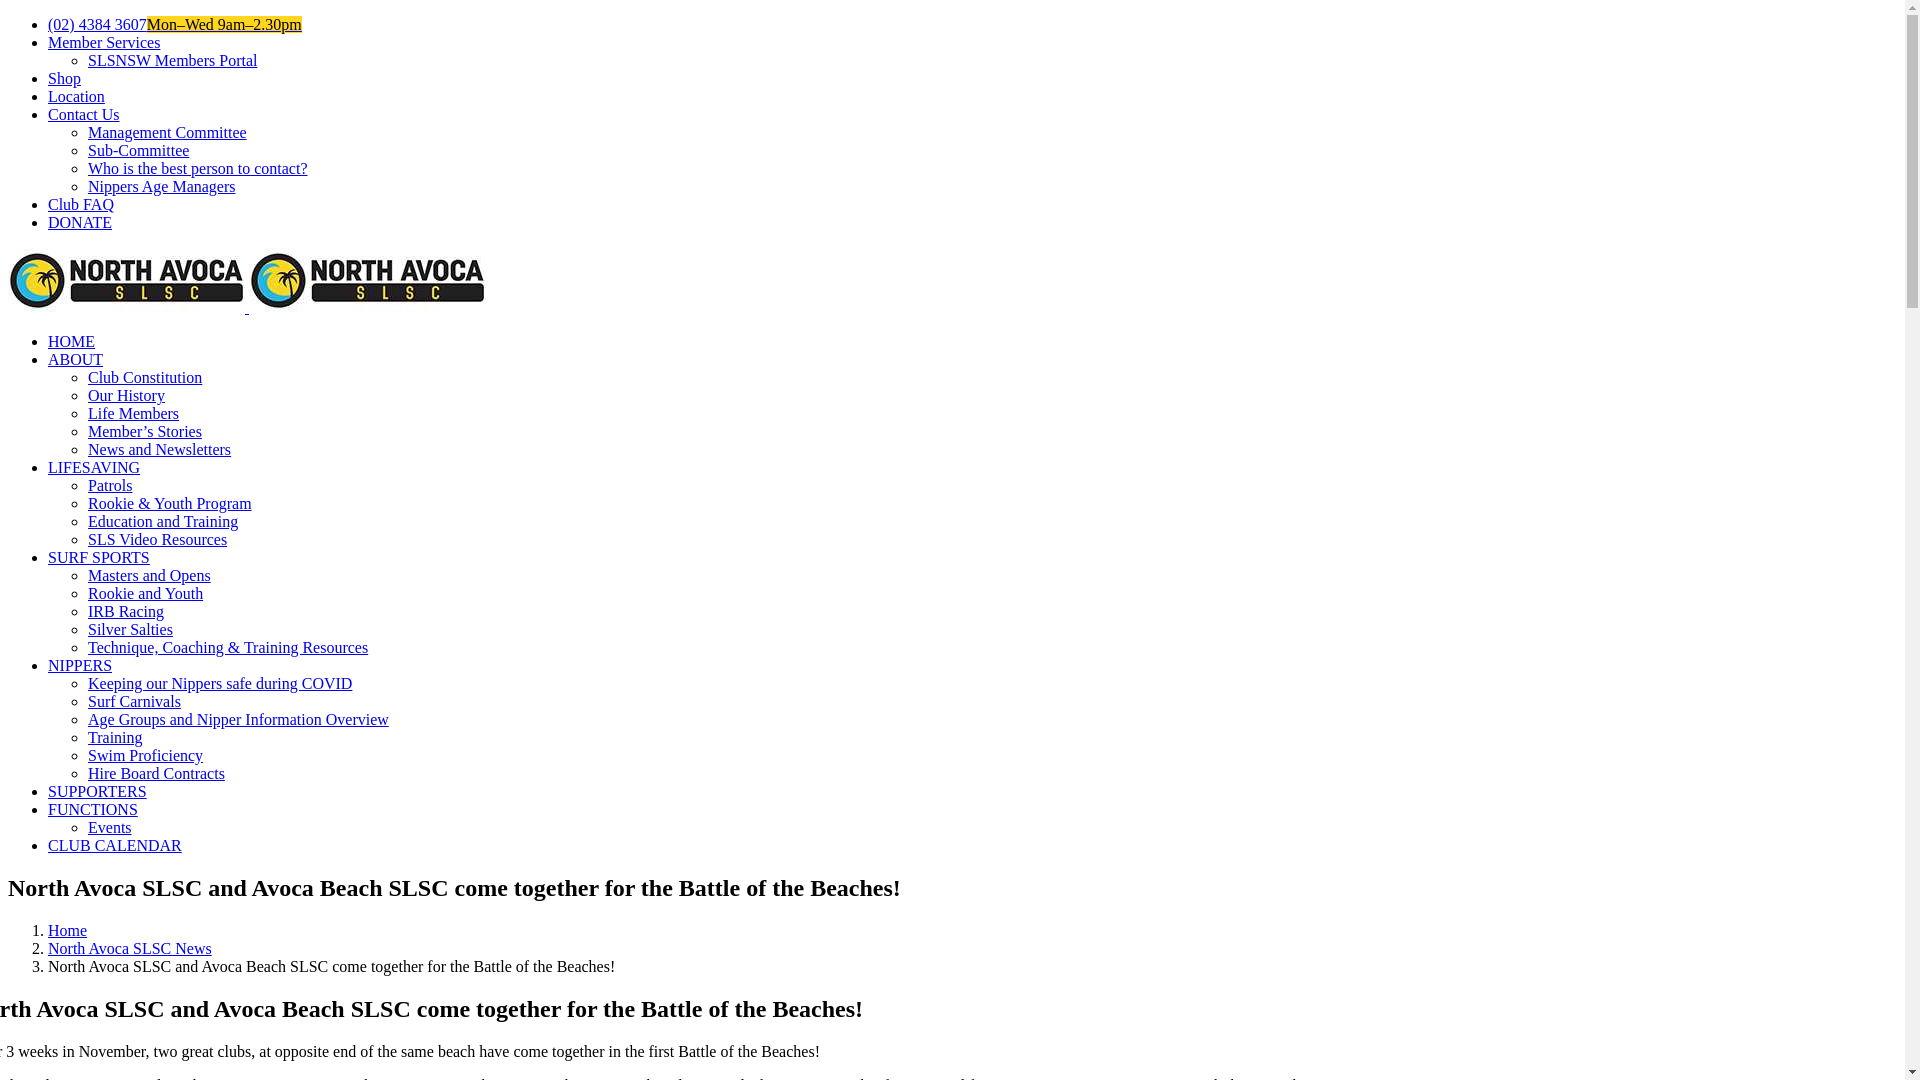 Image resolution: width=1920 pixels, height=1080 pixels. Describe the element at coordinates (137, 149) in the screenshot. I see `'Sub-Committee'` at that location.